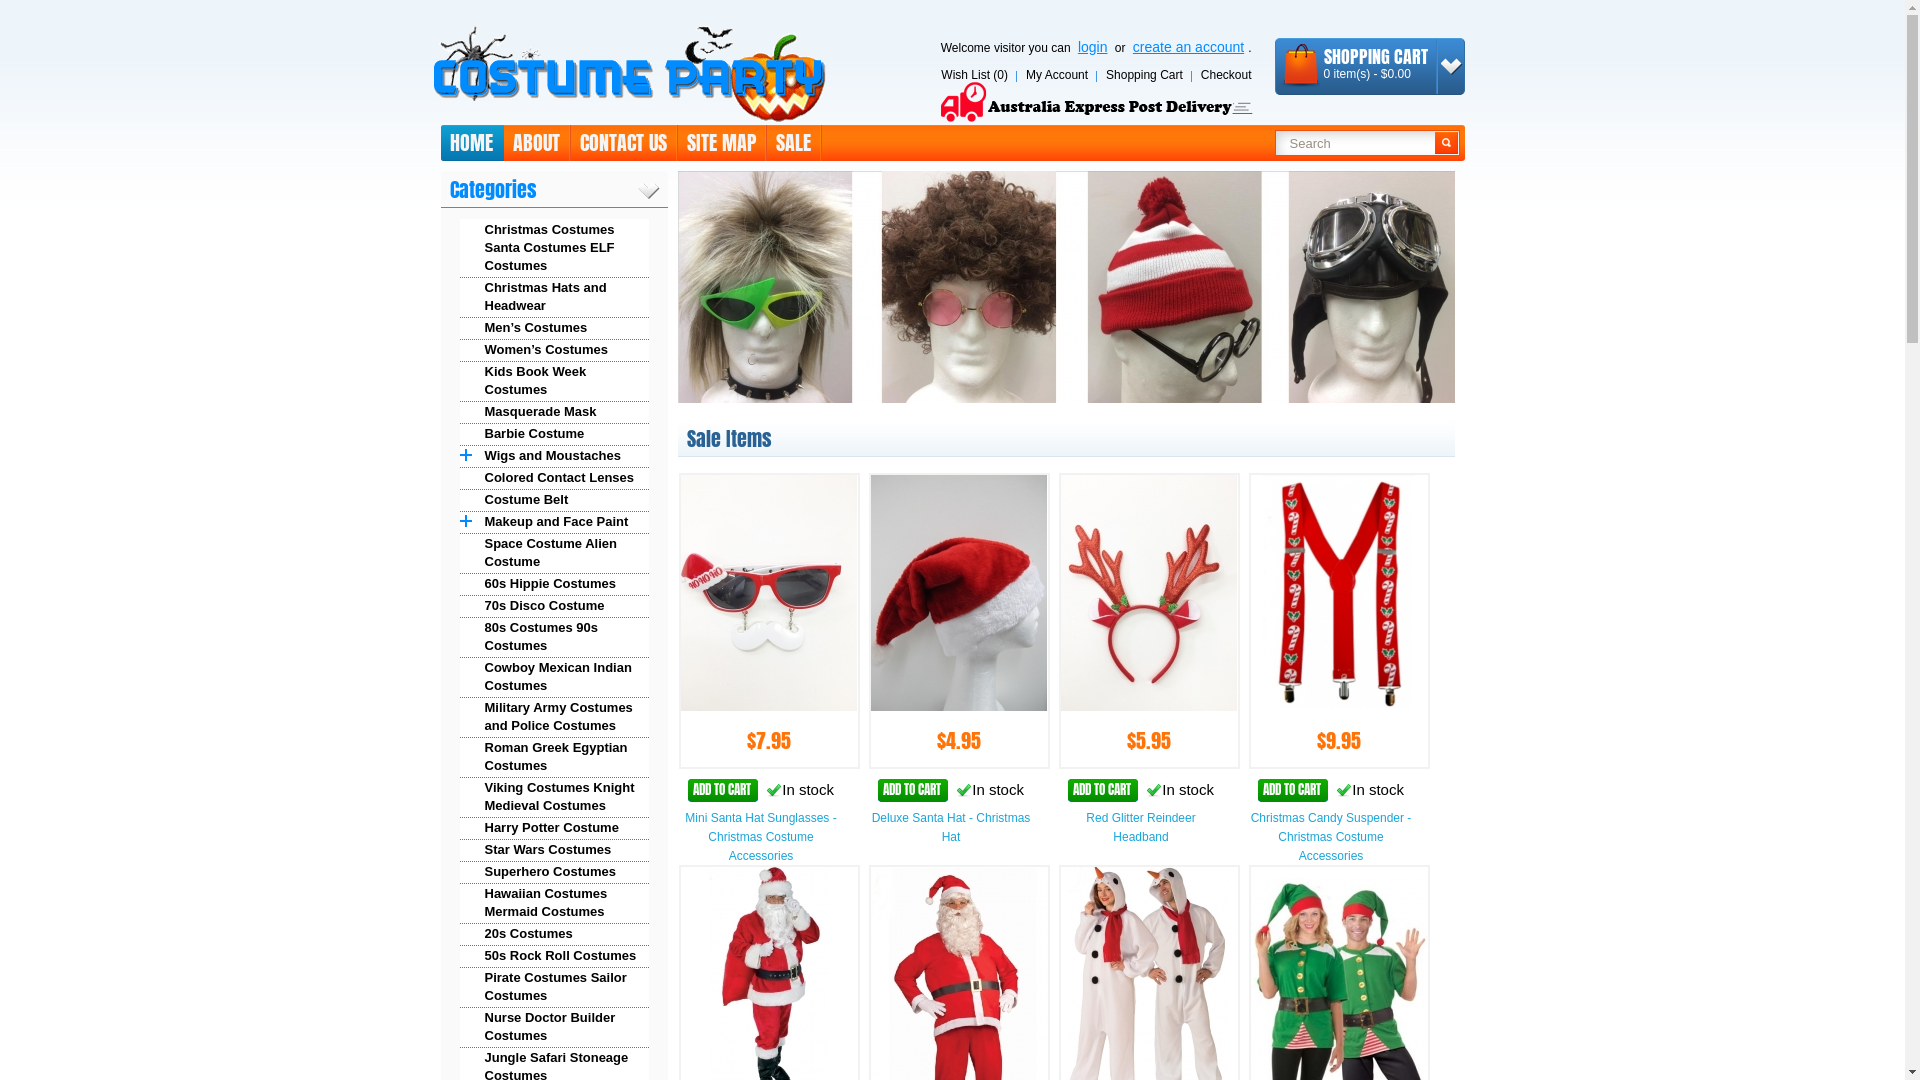  What do you see at coordinates (554, 955) in the screenshot?
I see `'50s Rock Roll Costumes'` at bounding box center [554, 955].